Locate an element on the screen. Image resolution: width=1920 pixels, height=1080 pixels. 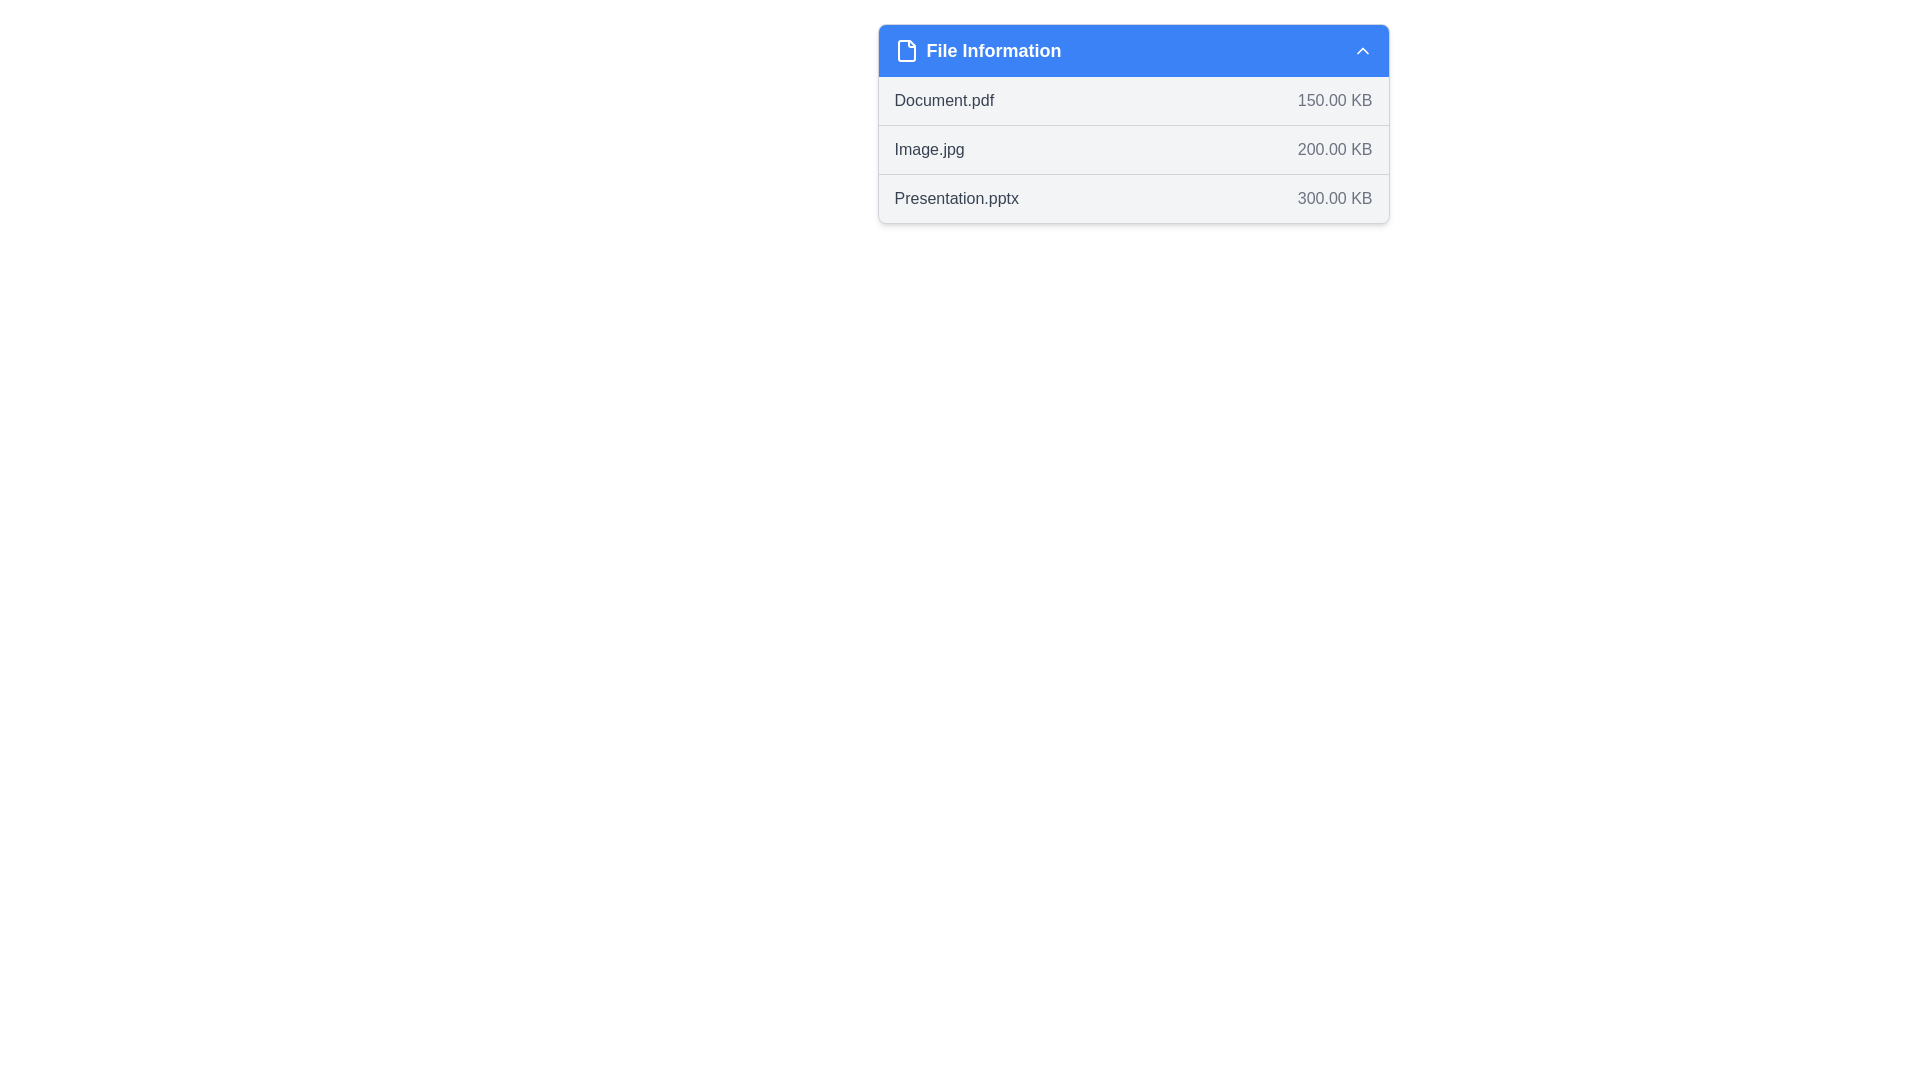
the text label displaying '150.00 KB' in gray font color, positioned at the far-right end of the row corresponding to 'Document.pdf' is located at coordinates (1335, 100).